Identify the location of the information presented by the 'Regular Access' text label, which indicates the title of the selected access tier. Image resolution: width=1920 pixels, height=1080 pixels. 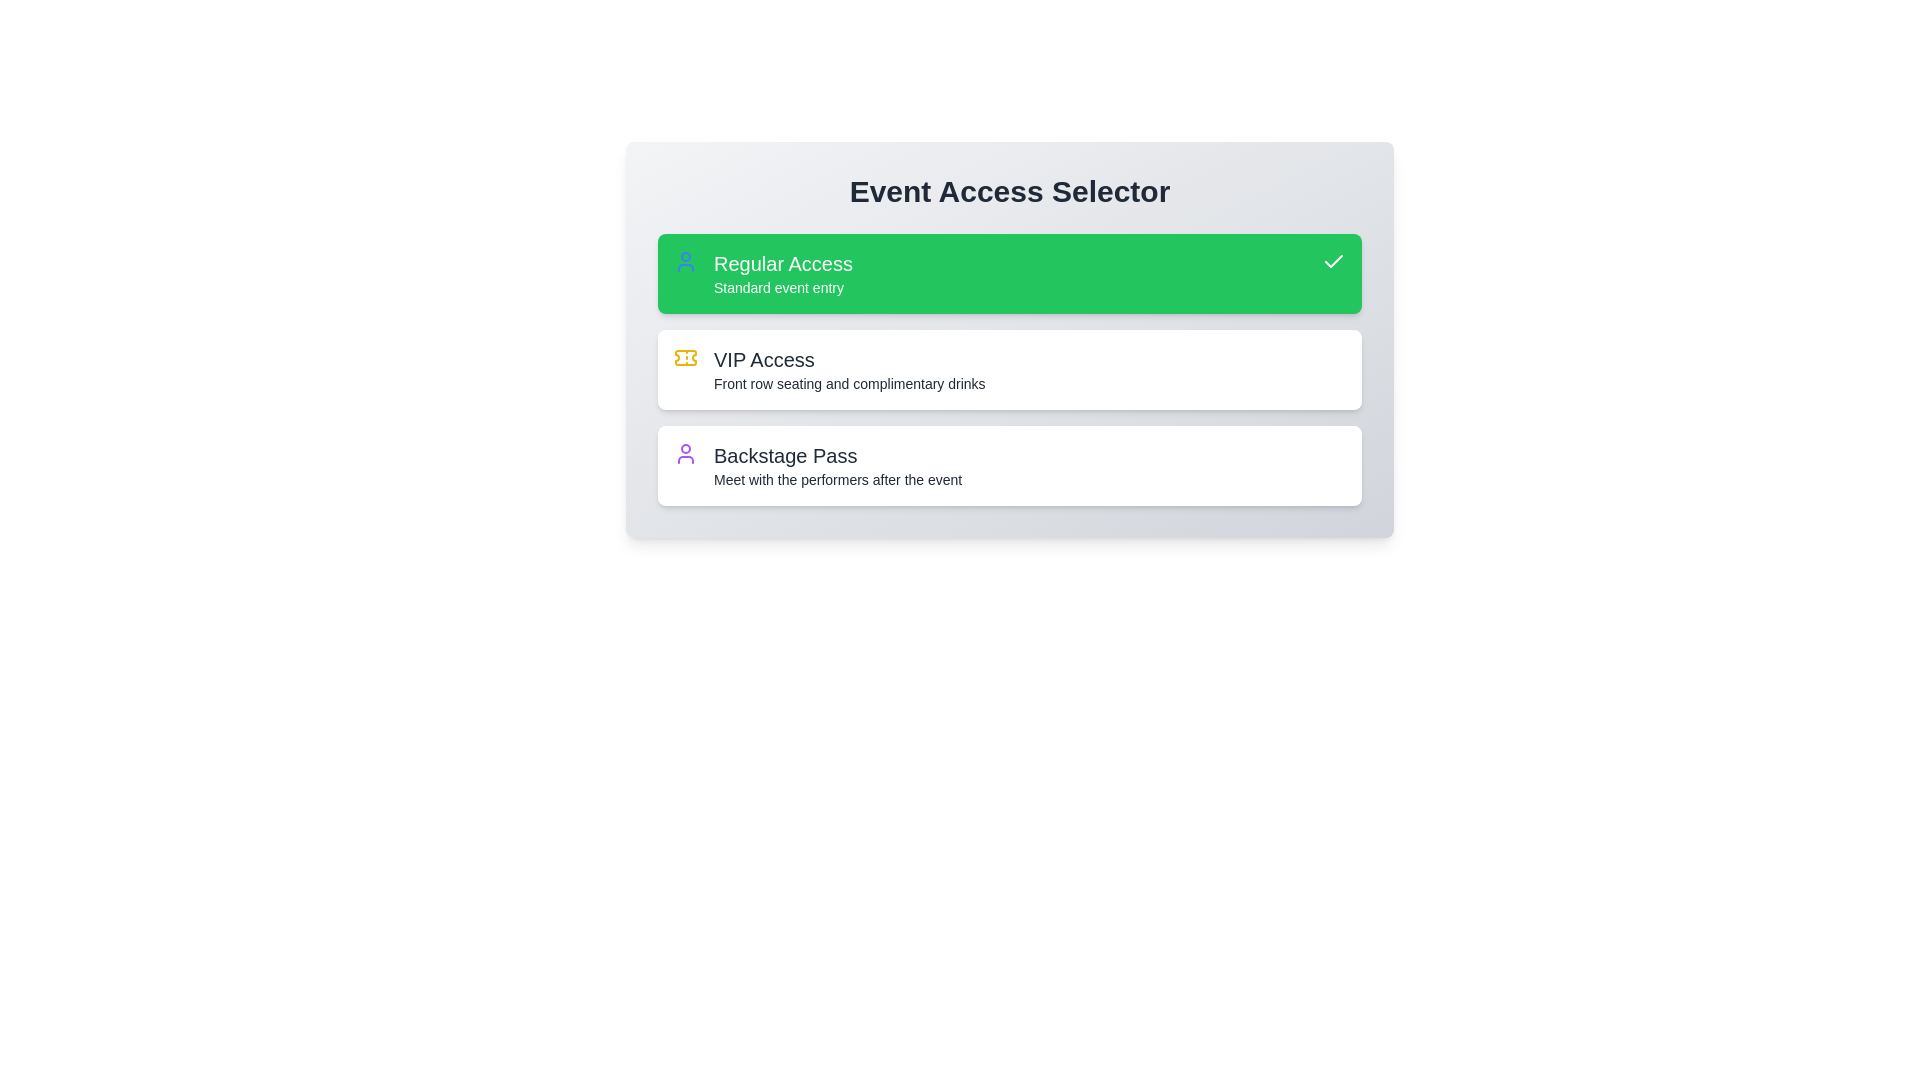
(1009, 262).